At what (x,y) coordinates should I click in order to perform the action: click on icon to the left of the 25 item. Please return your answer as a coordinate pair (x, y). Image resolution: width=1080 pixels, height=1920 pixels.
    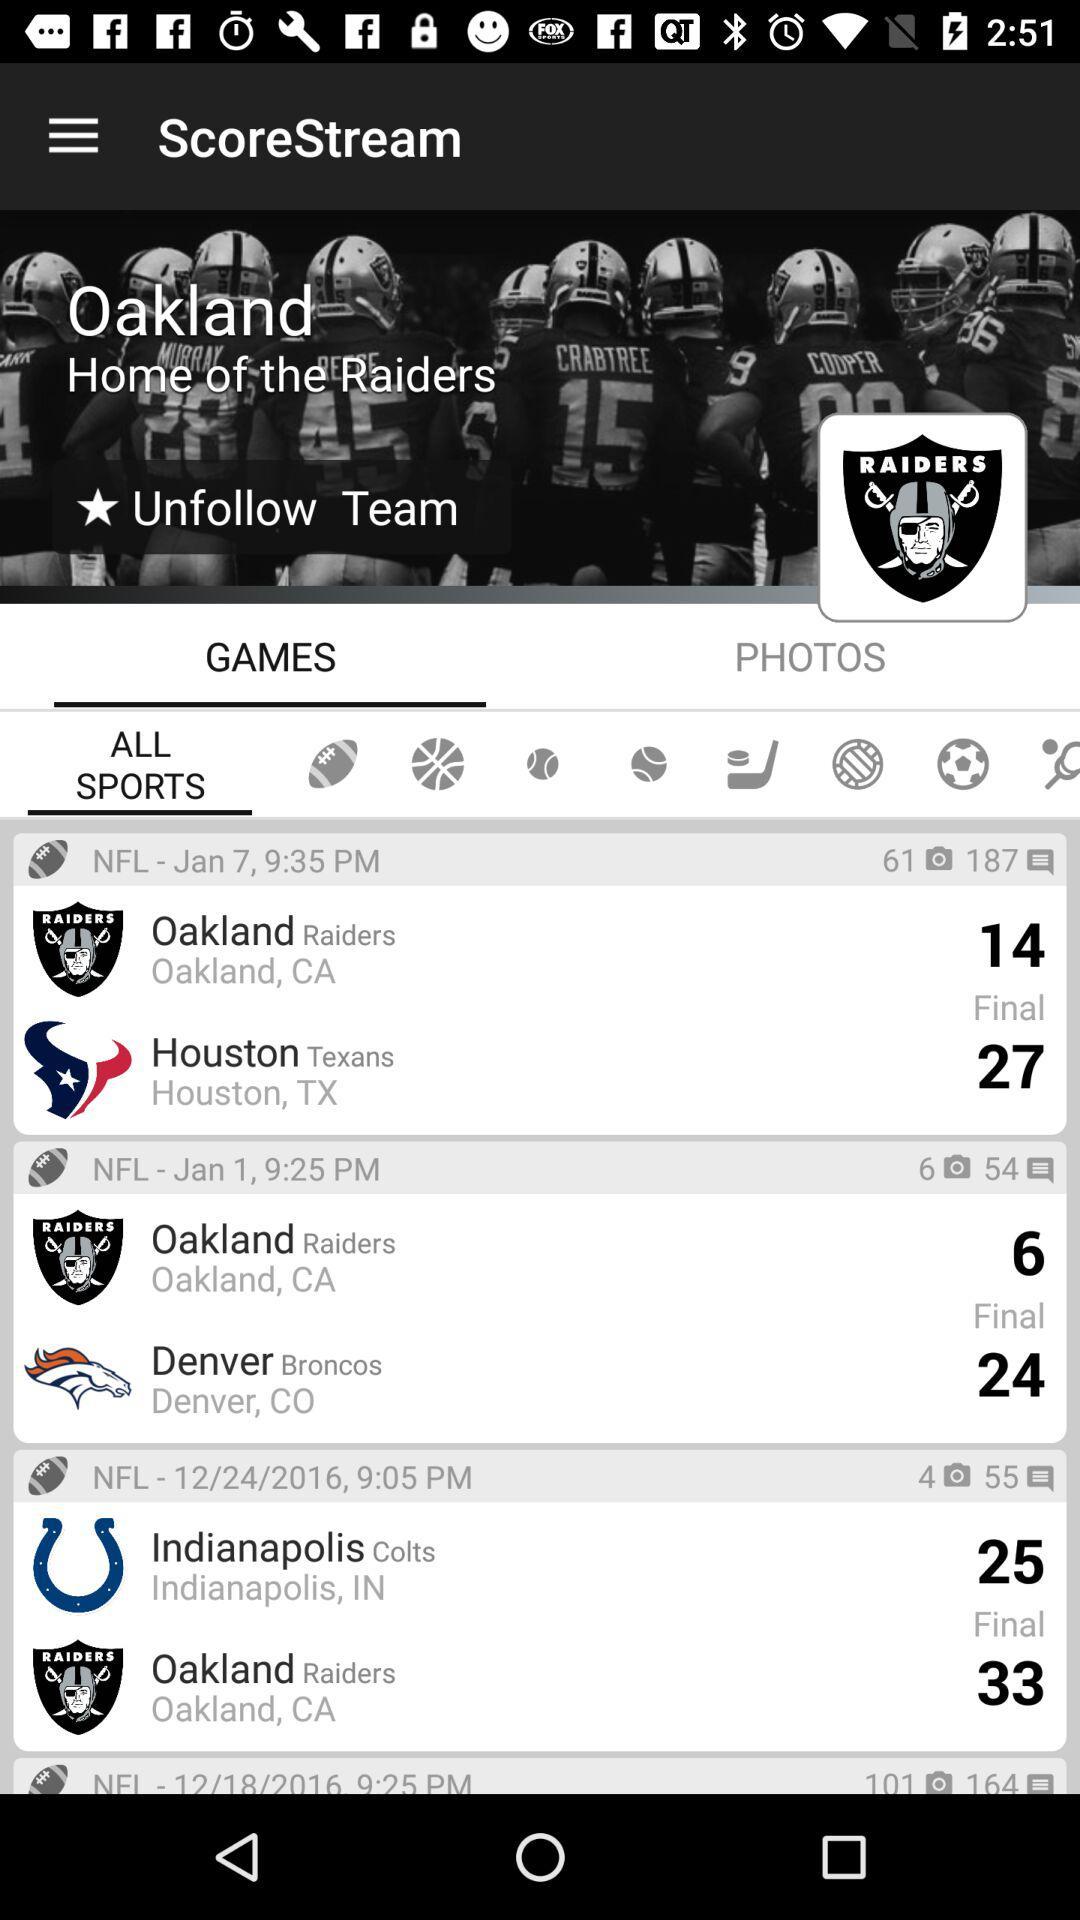
    Looking at the image, I should click on (478, 1545).